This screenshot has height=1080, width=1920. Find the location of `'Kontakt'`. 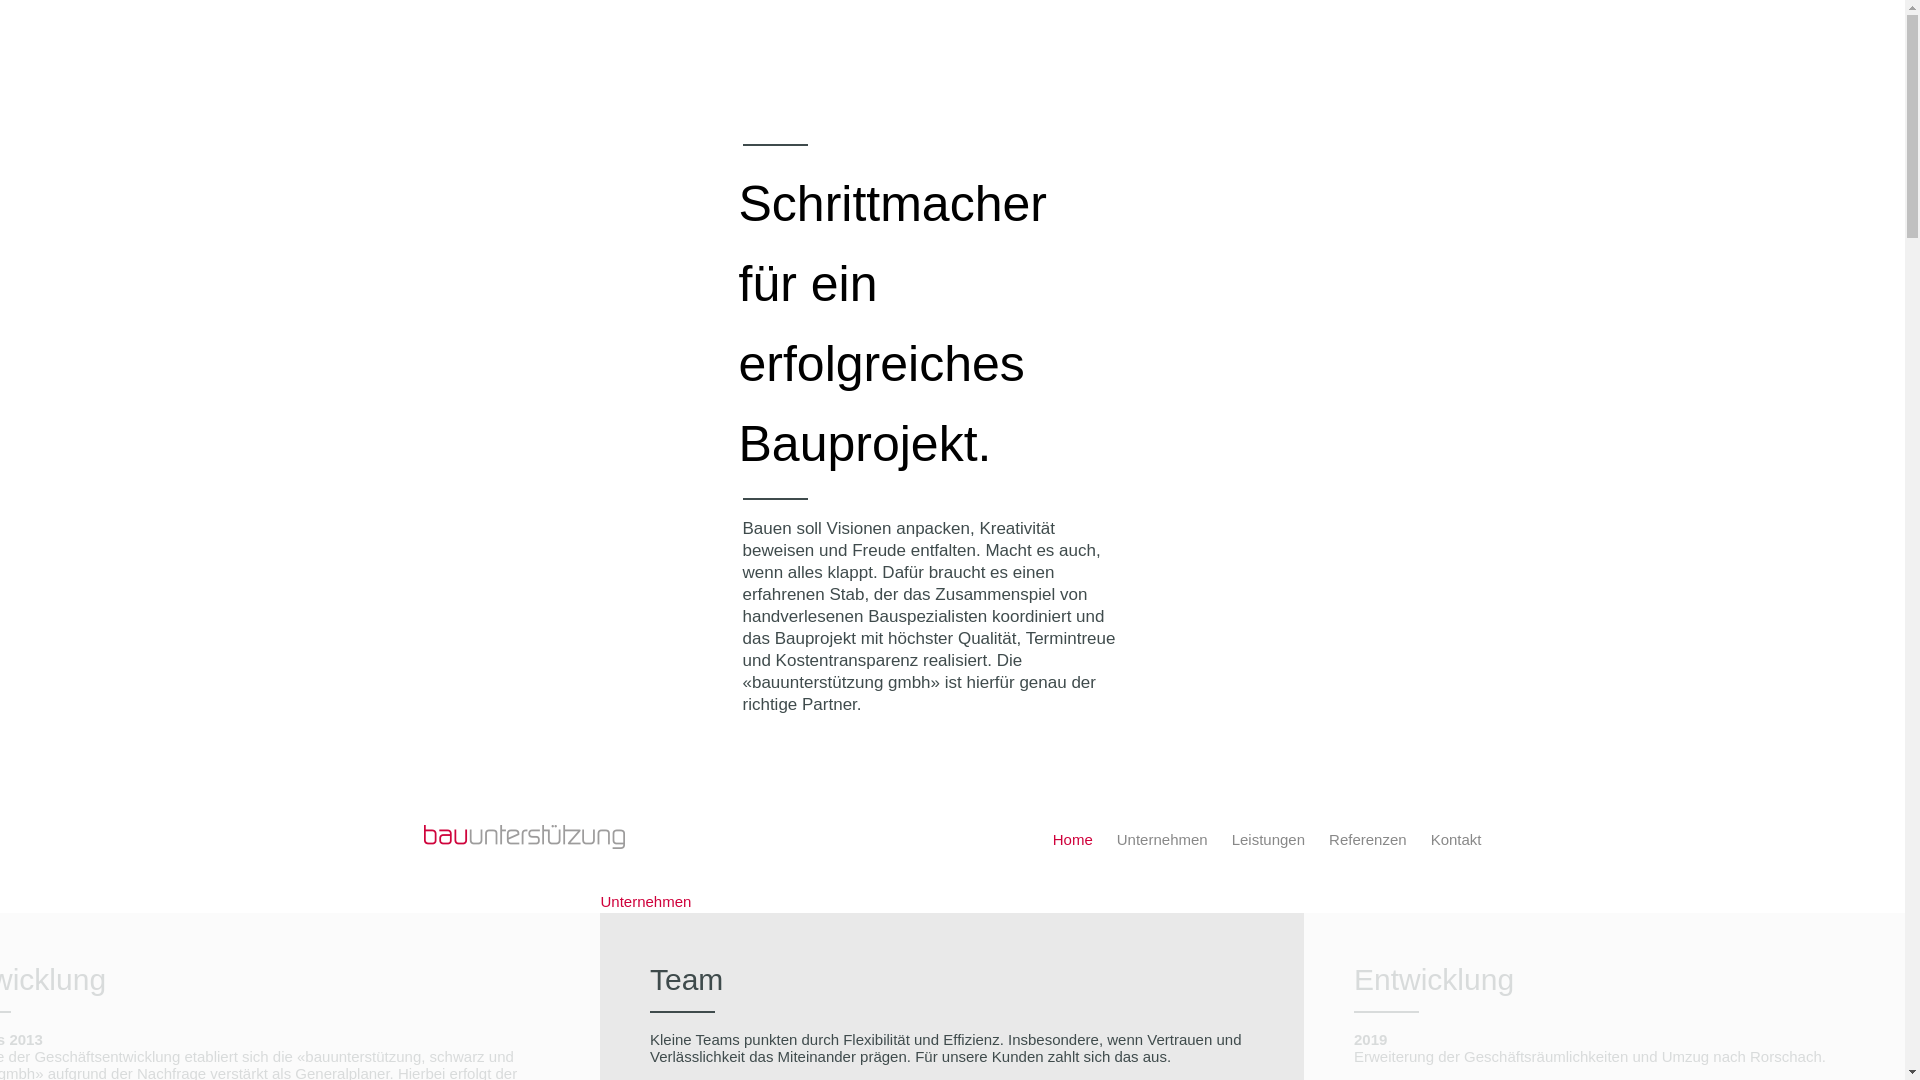

'Kontakt' is located at coordinates (1429, 839).